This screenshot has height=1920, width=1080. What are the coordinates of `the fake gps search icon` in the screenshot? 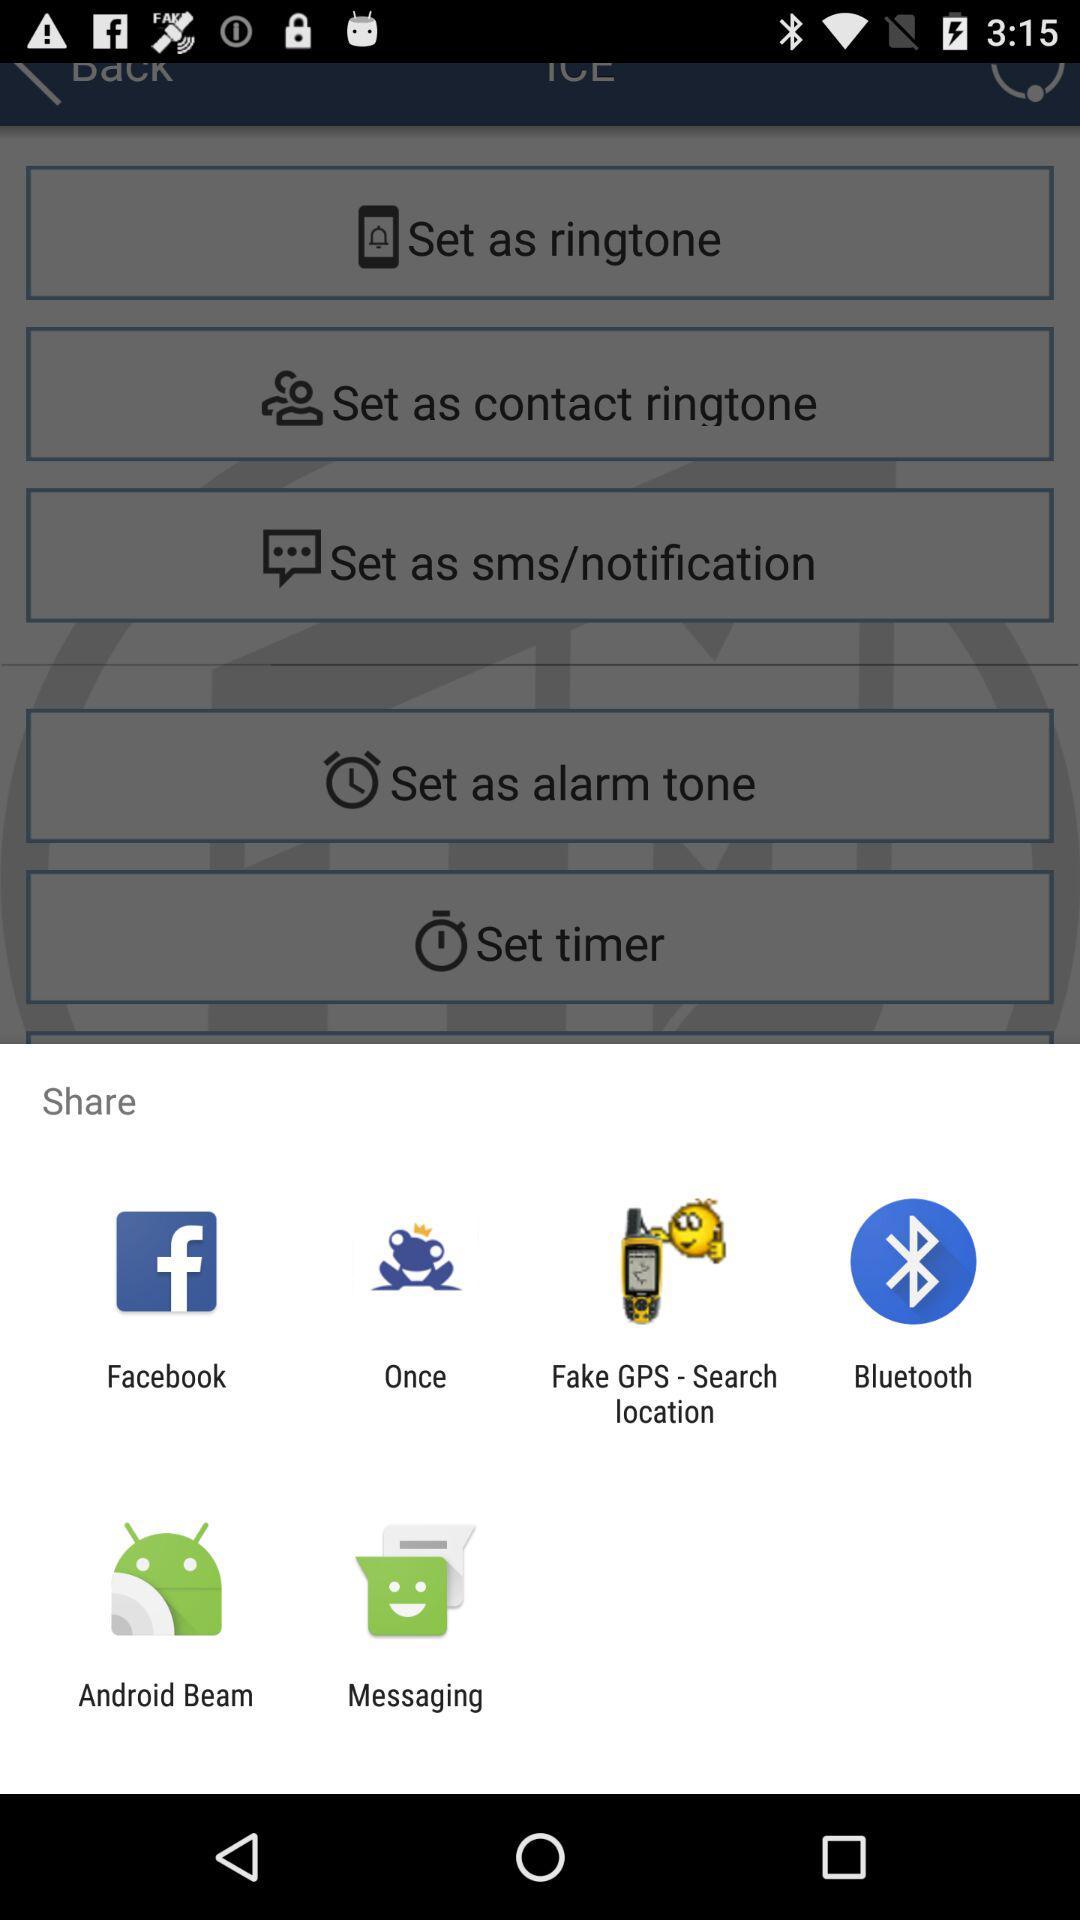 It's located at (664, 1392).